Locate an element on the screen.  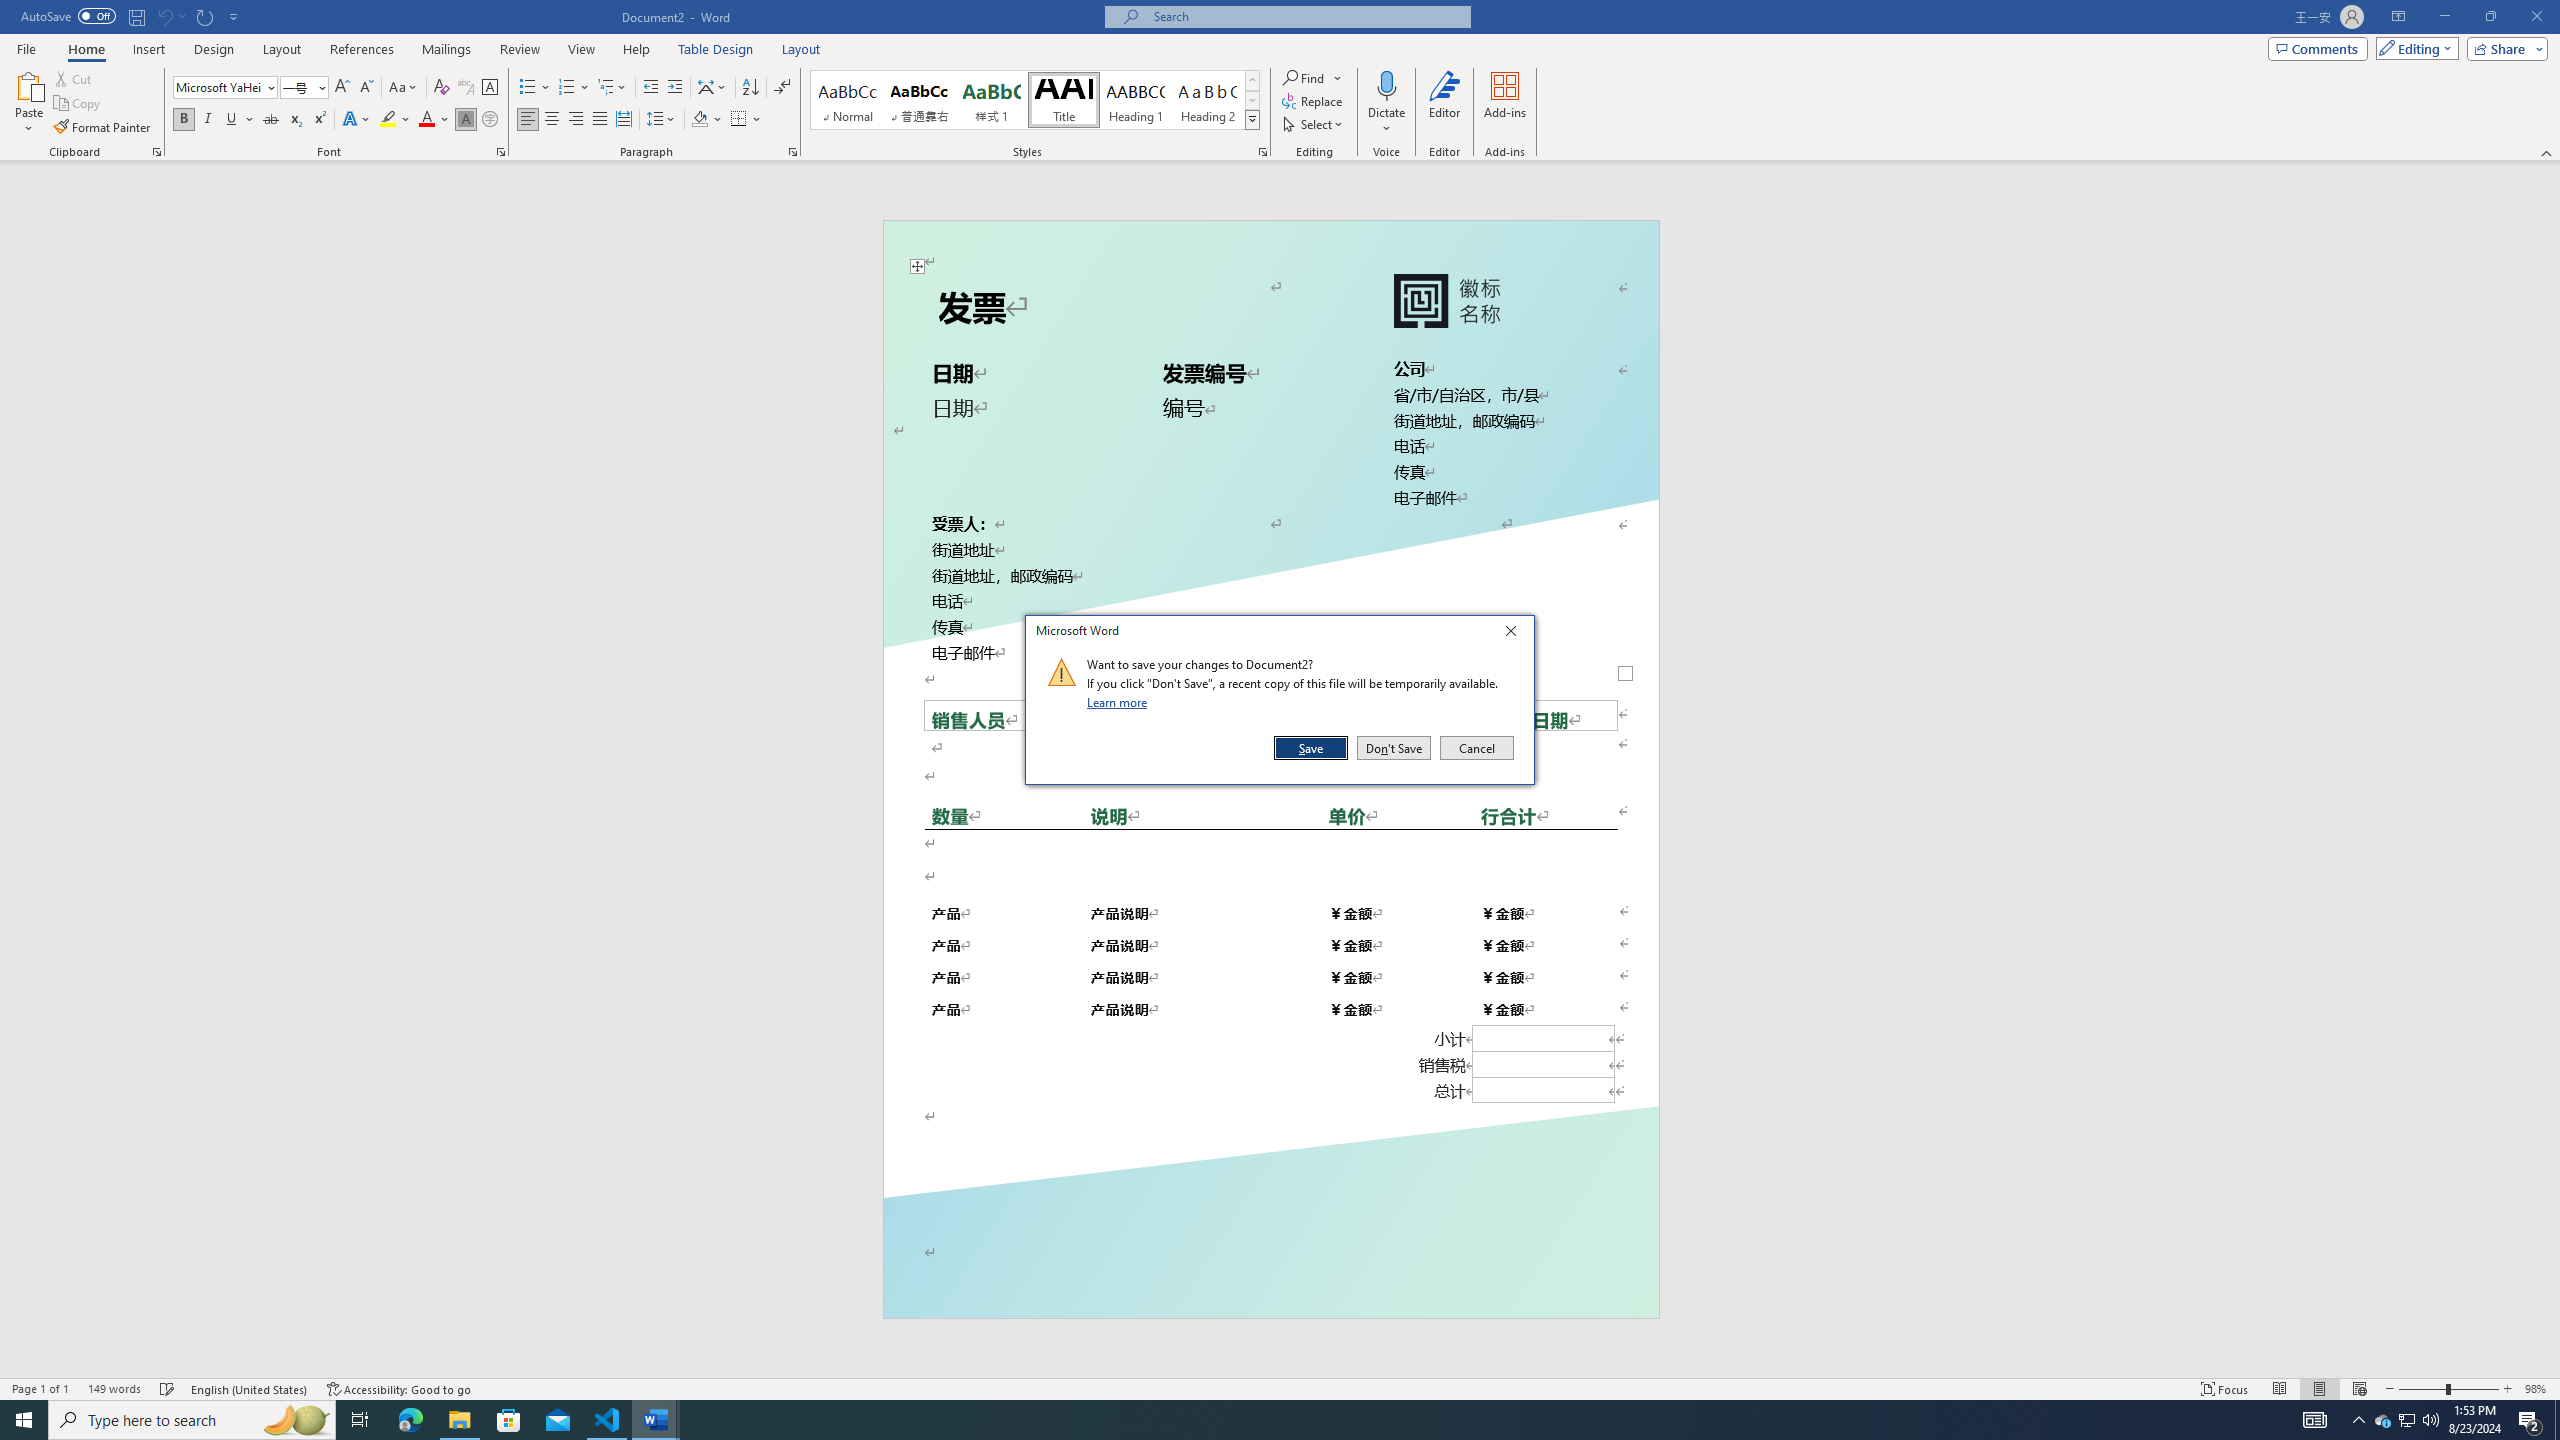
'Cut' is located at coordinates (73, 78).